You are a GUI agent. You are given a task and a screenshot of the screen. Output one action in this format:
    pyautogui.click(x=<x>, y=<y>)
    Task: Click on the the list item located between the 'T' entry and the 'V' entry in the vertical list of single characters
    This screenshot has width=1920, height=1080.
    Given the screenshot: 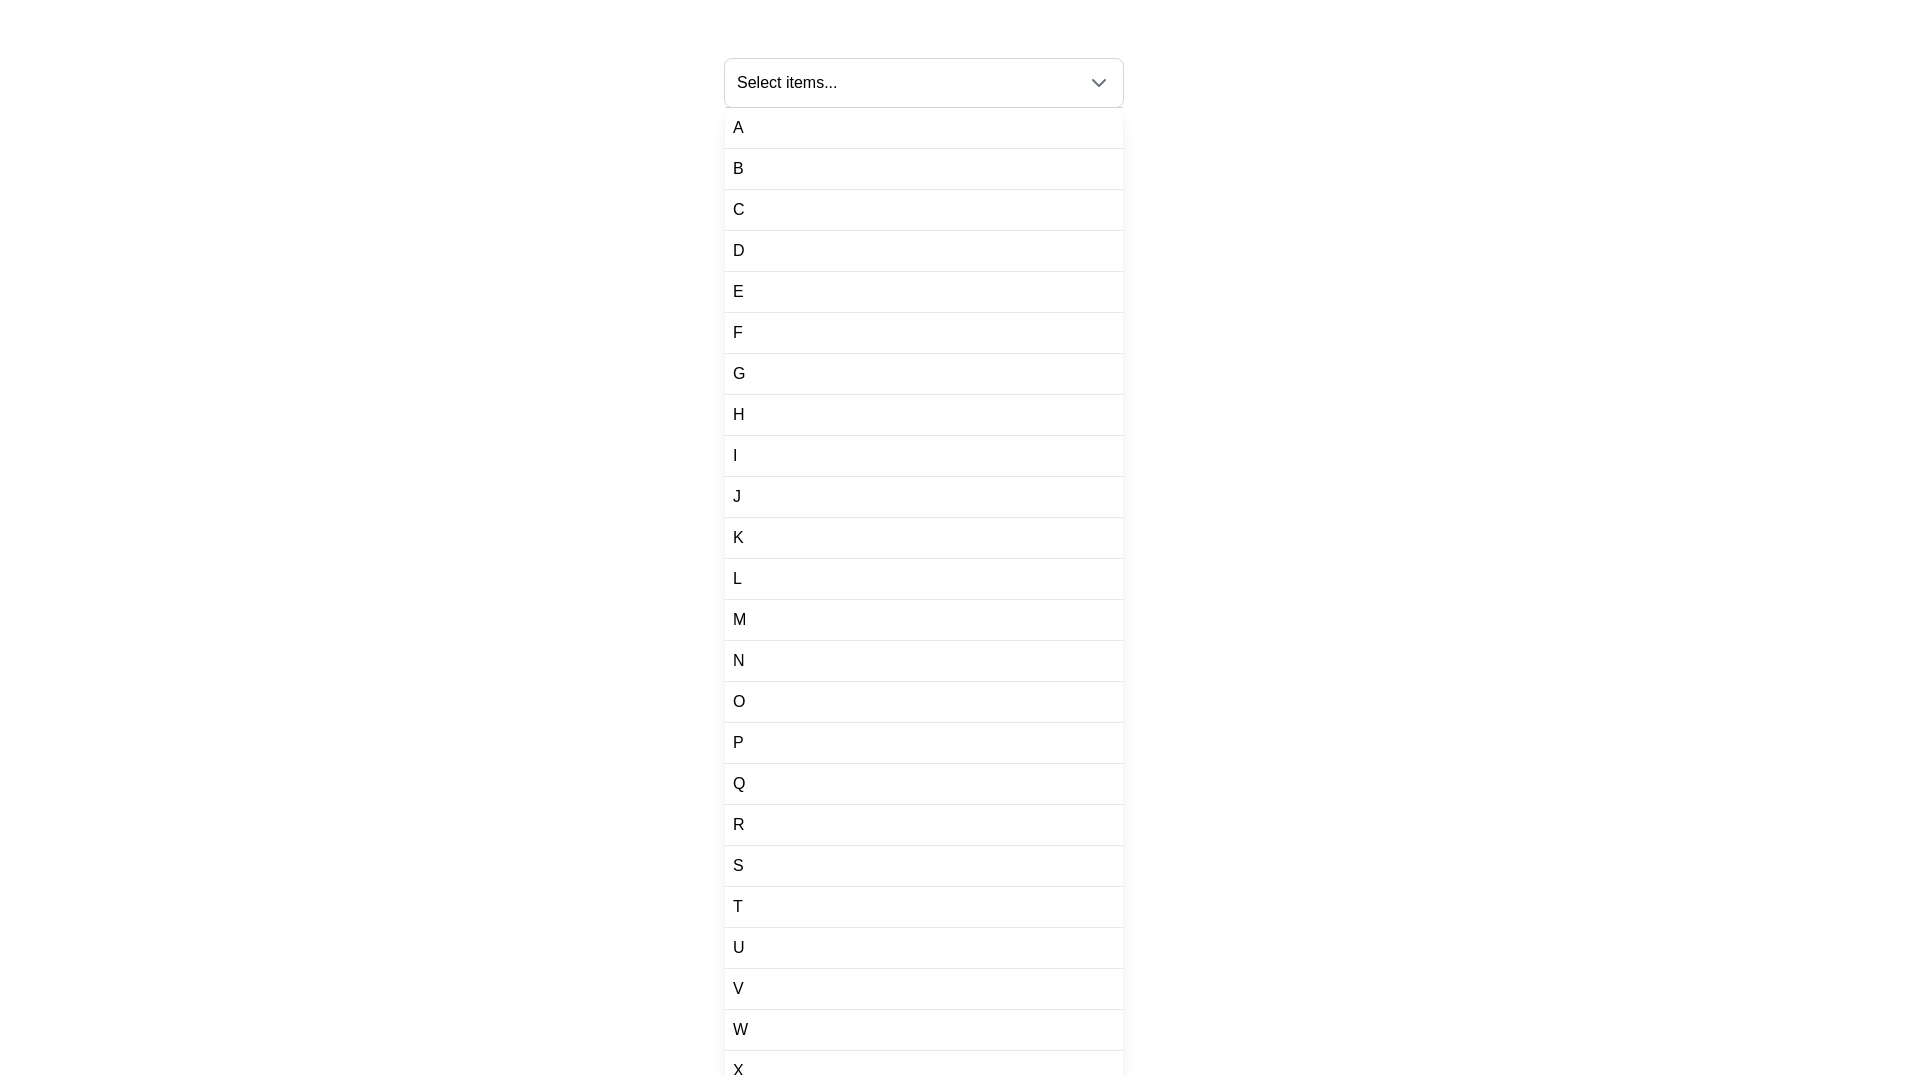 What is the action you would take?
    pyautogui.click(x=737, y=947)
    